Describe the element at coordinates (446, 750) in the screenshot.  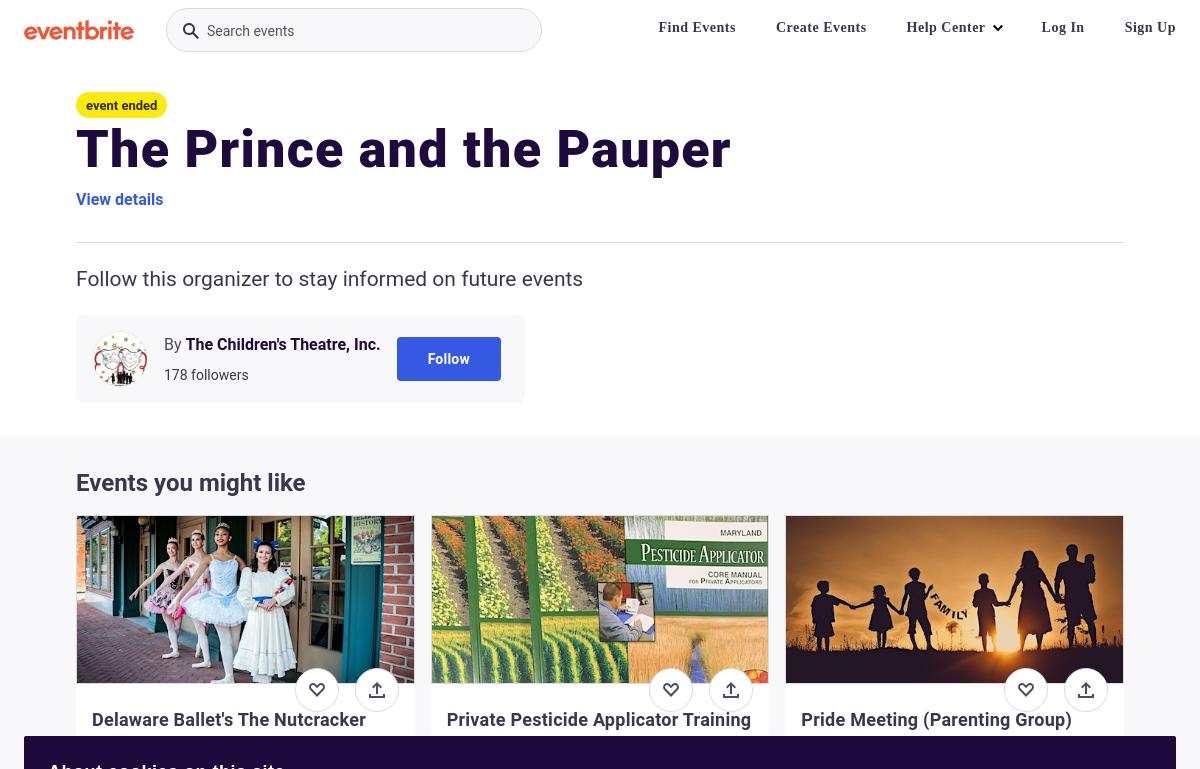
I see `'Tue, Nov 28, 6:00 PM'` at that location.